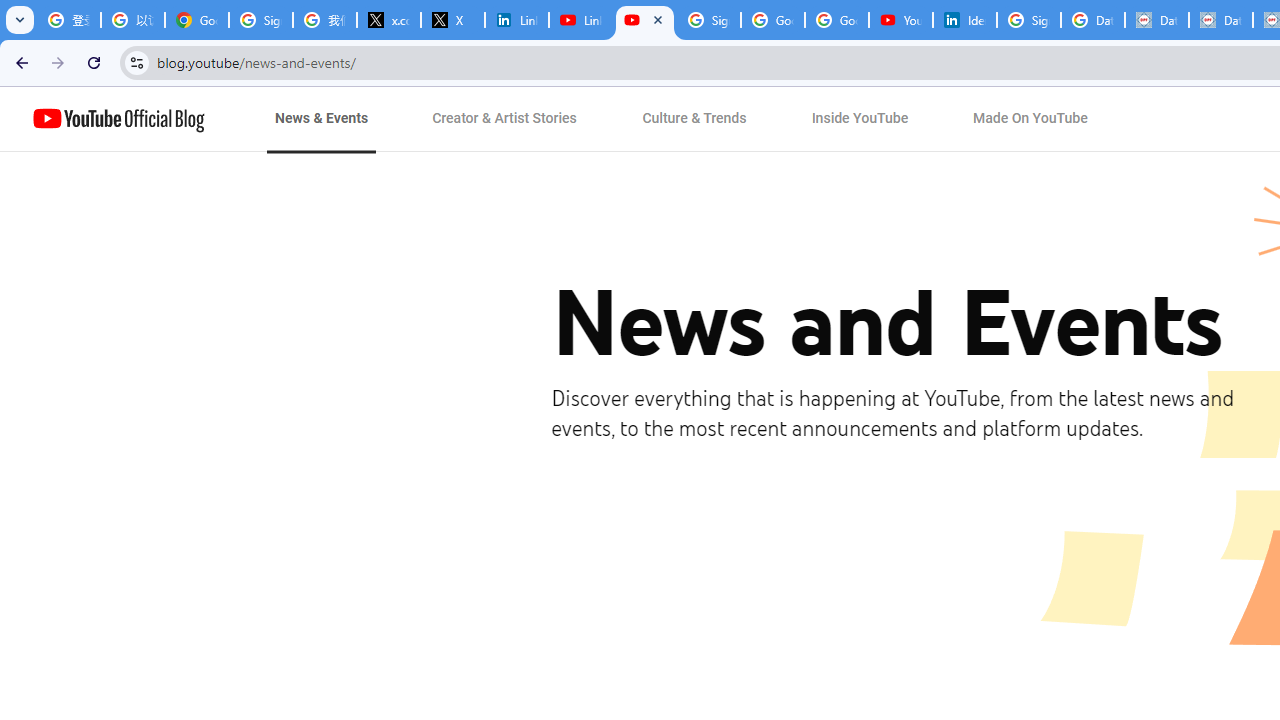 The image size is (1280, 720). Describe the element at coordinates (517, 20) in the screenshot. I see `'LinkedIn Privacy Policy'` at that location.